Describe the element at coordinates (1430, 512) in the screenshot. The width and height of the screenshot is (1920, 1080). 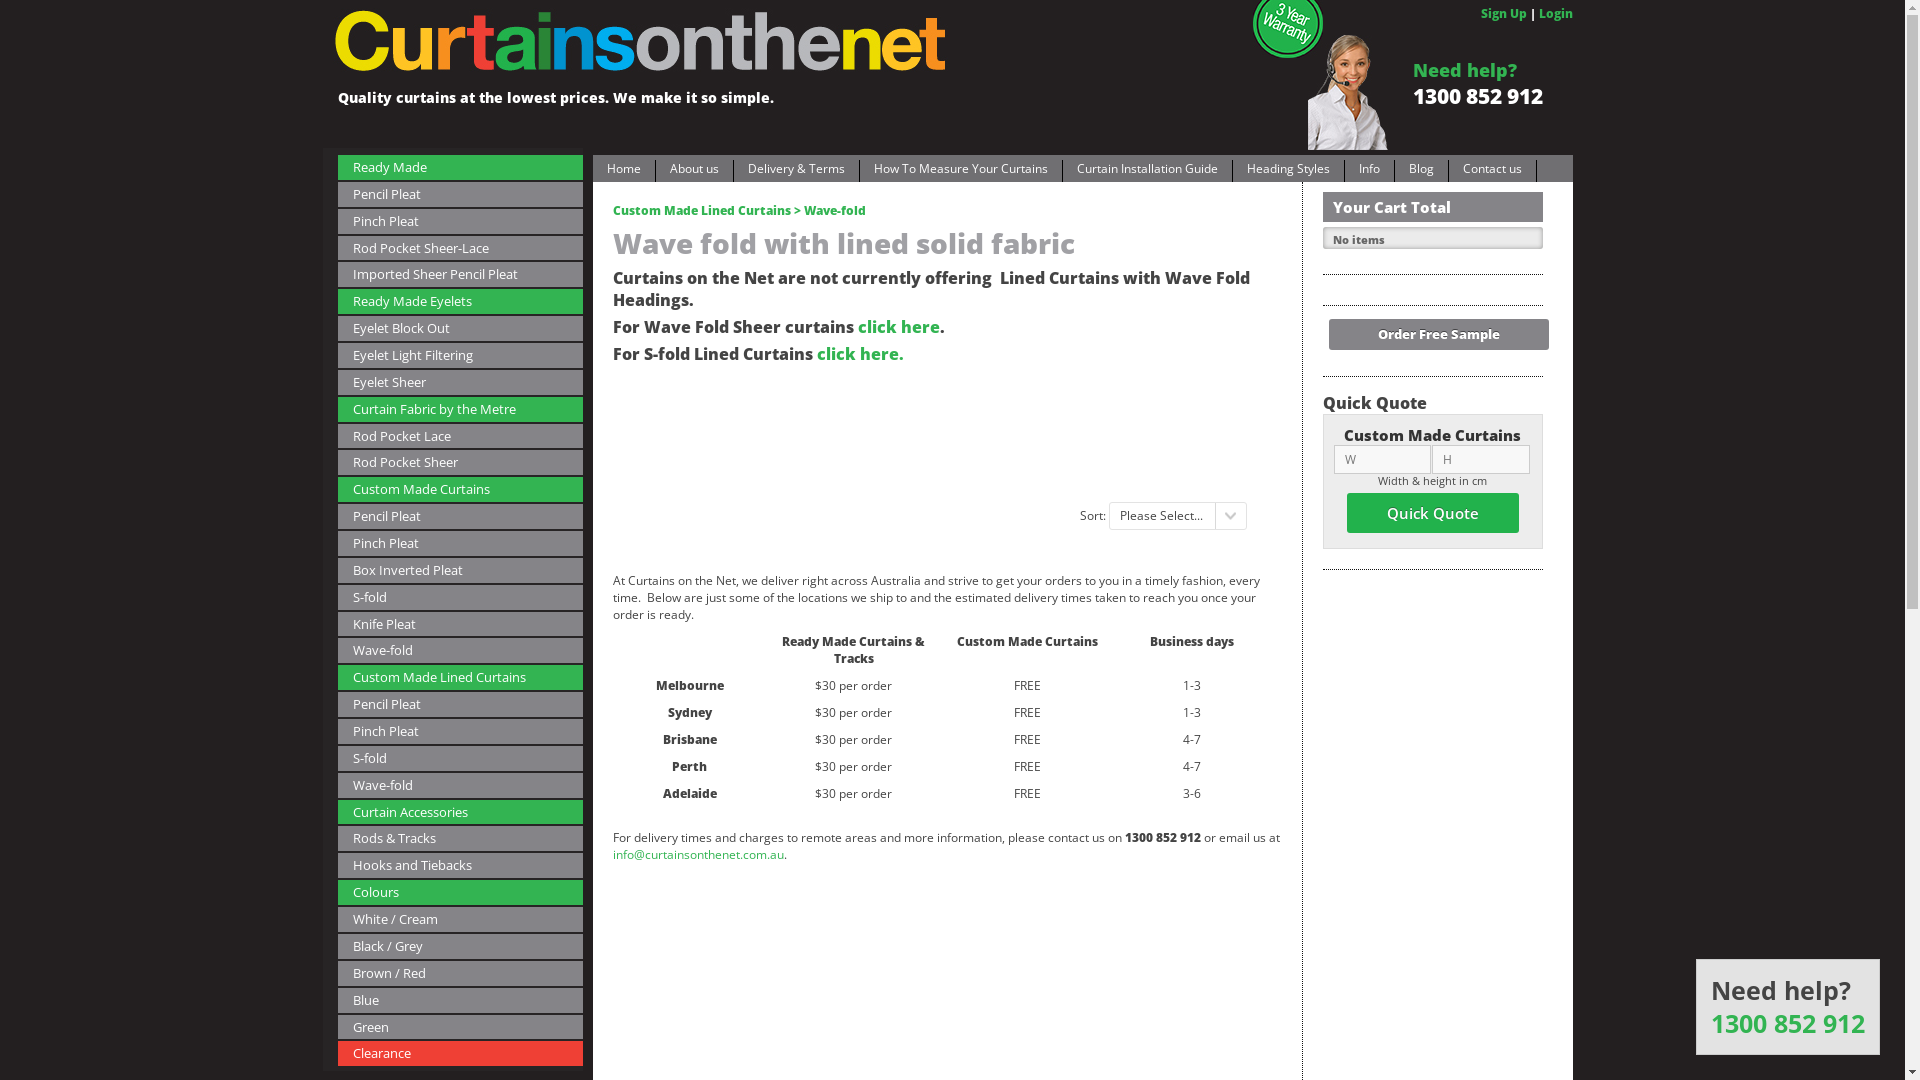
I see `'Quick Quote'` at that location.